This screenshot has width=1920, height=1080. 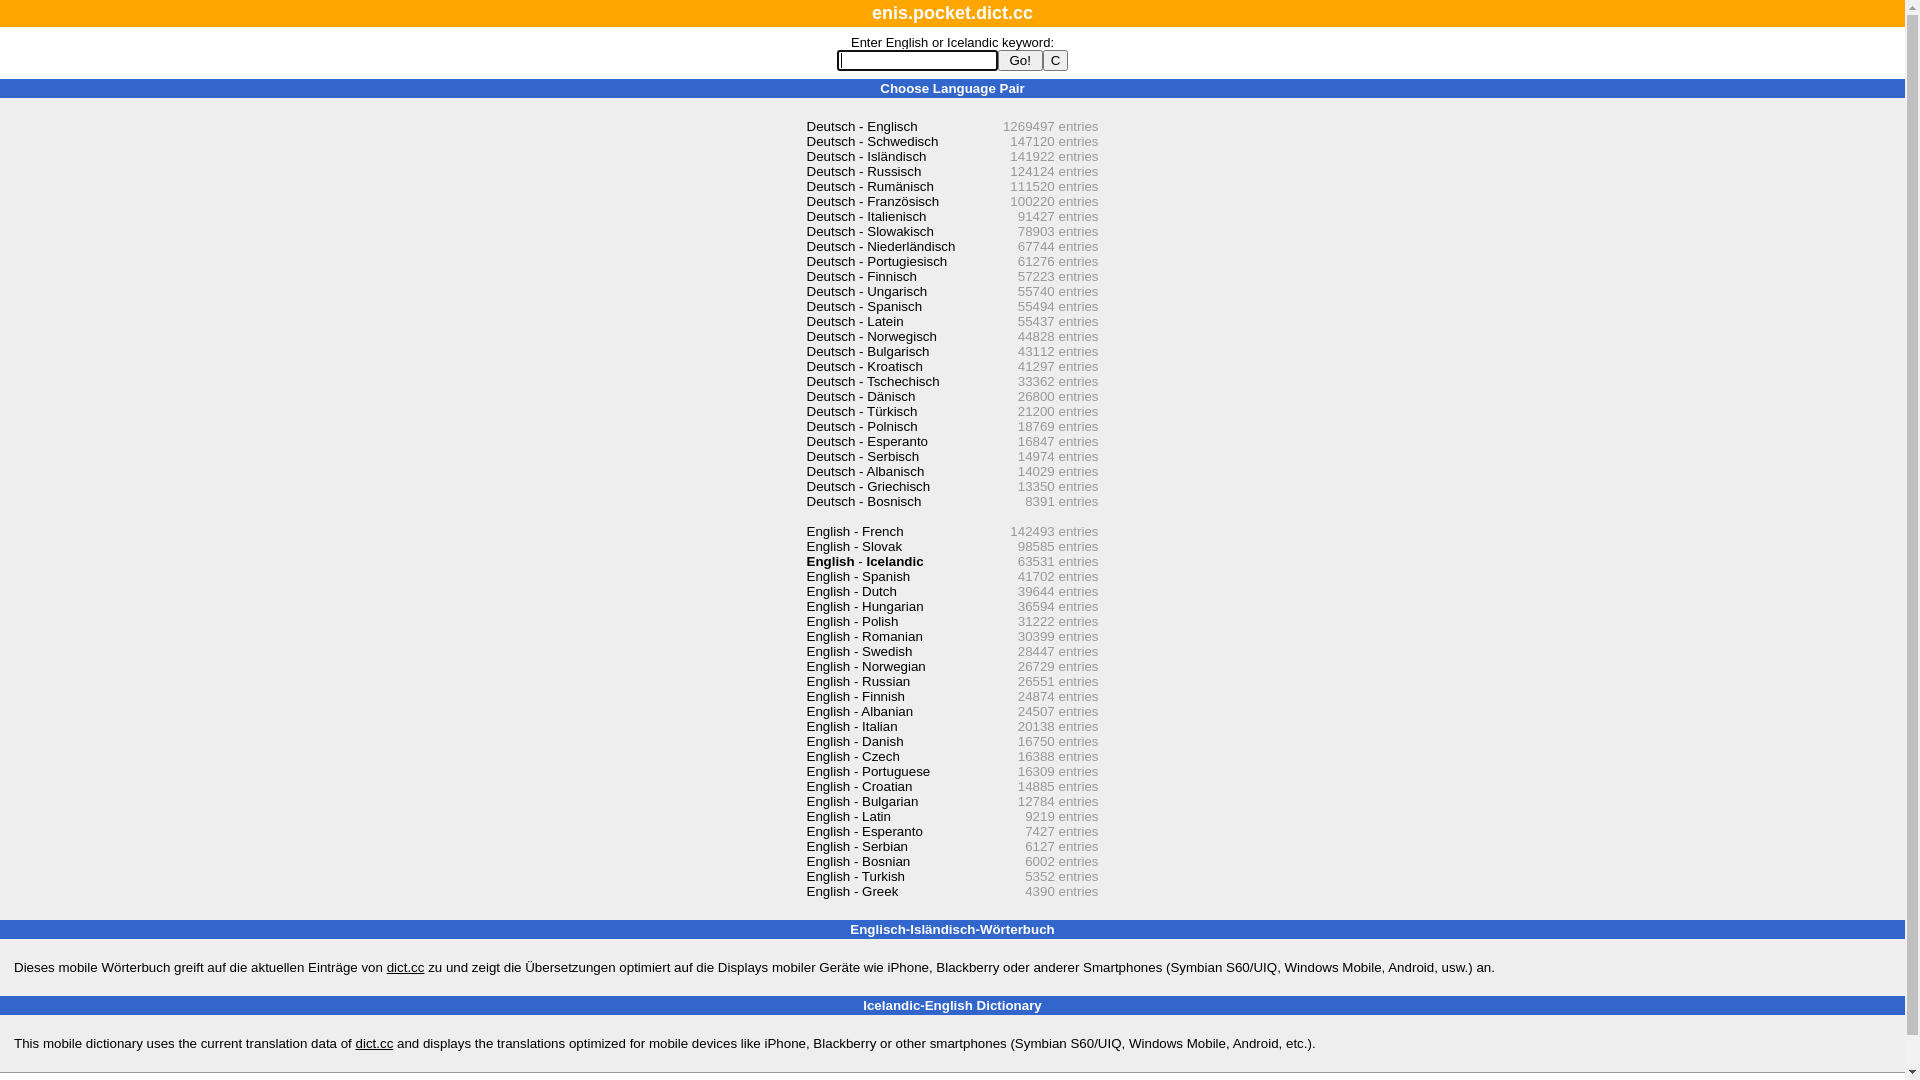 What do you see at coordinates (864, 636) in the screenshot?
I see `'English - Romanian'` at bounding box center [864, 636].